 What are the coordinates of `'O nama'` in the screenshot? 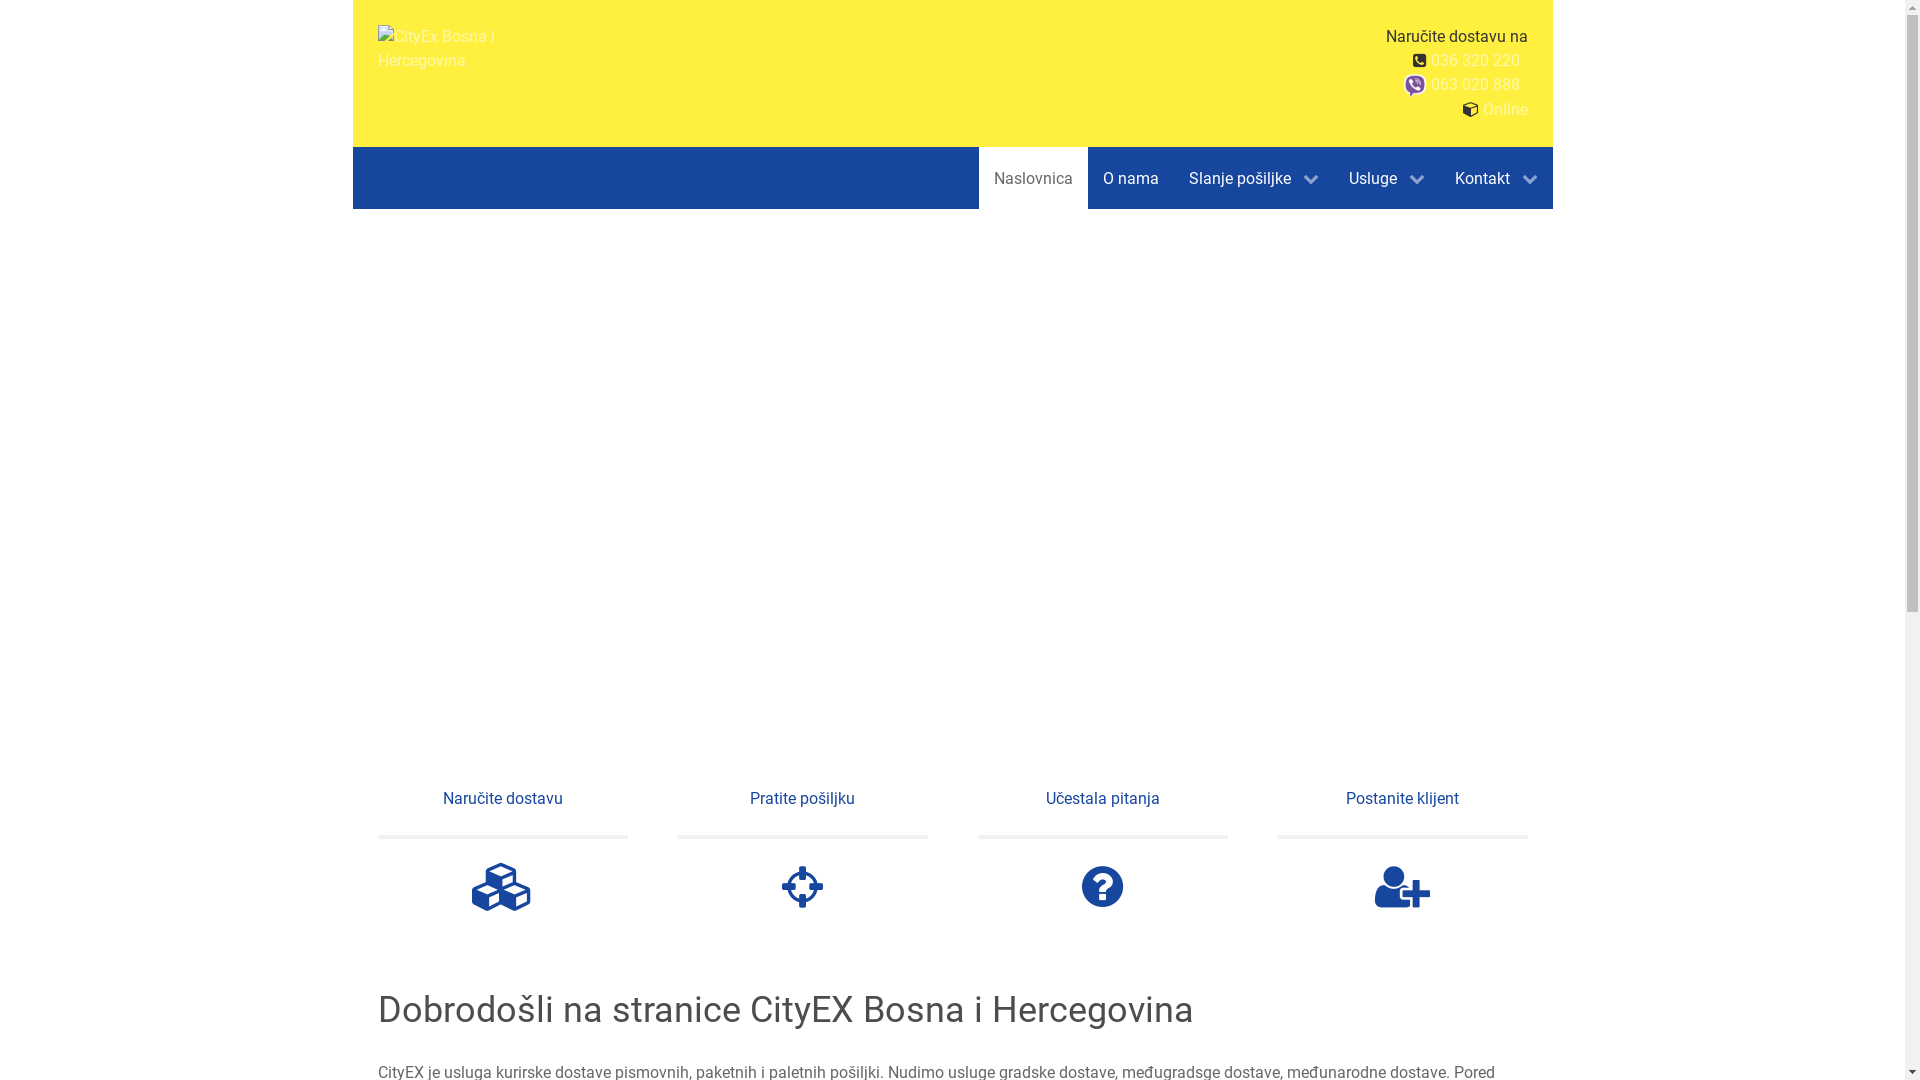 It's located at (1131, 176).